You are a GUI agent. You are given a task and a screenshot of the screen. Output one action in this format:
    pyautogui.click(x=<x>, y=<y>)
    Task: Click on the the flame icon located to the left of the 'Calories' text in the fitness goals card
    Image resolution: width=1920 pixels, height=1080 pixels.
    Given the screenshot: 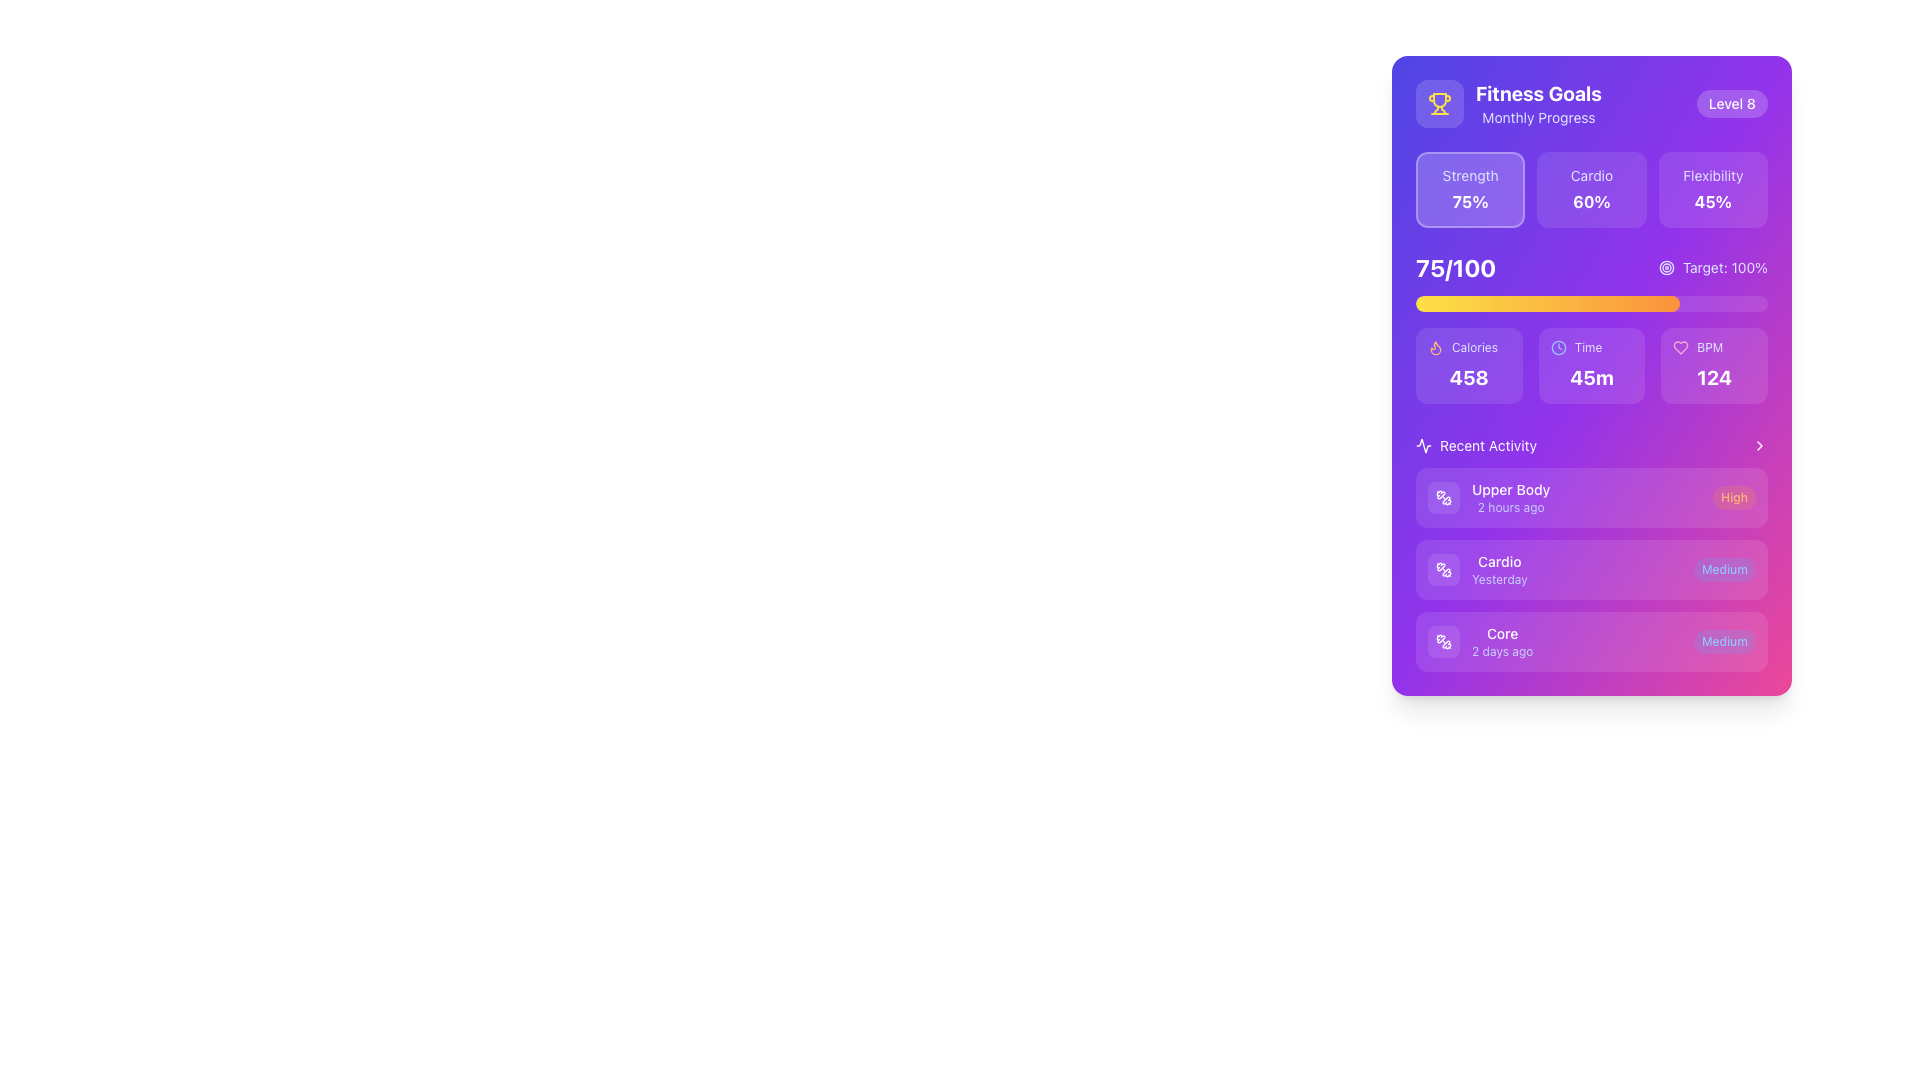 What is the action you would take?
    pyautogui.click(x=1434, y=346)
    